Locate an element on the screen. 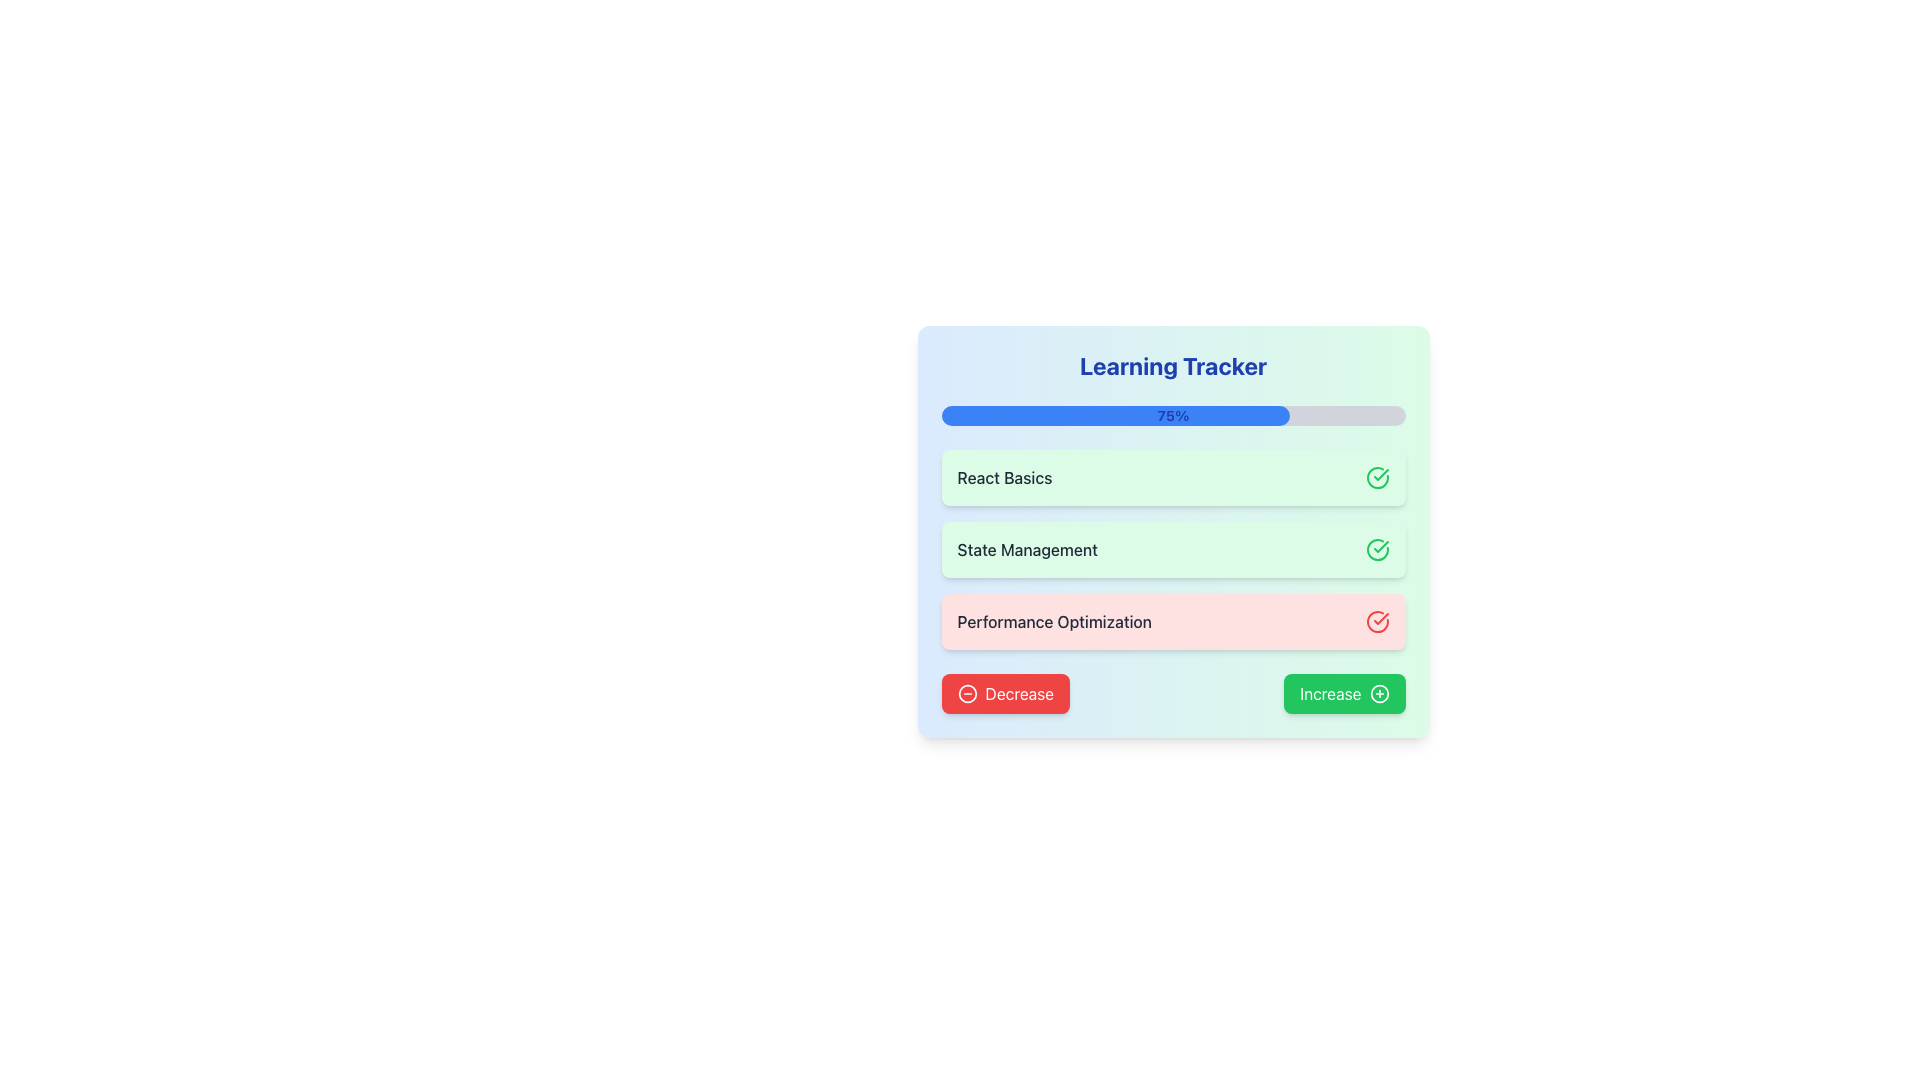 This screenshot has width=1920, height=1080. the text label identifying the learning topic 'React Basics' in the progress tracker interface is located at coordinates (1004, 478).